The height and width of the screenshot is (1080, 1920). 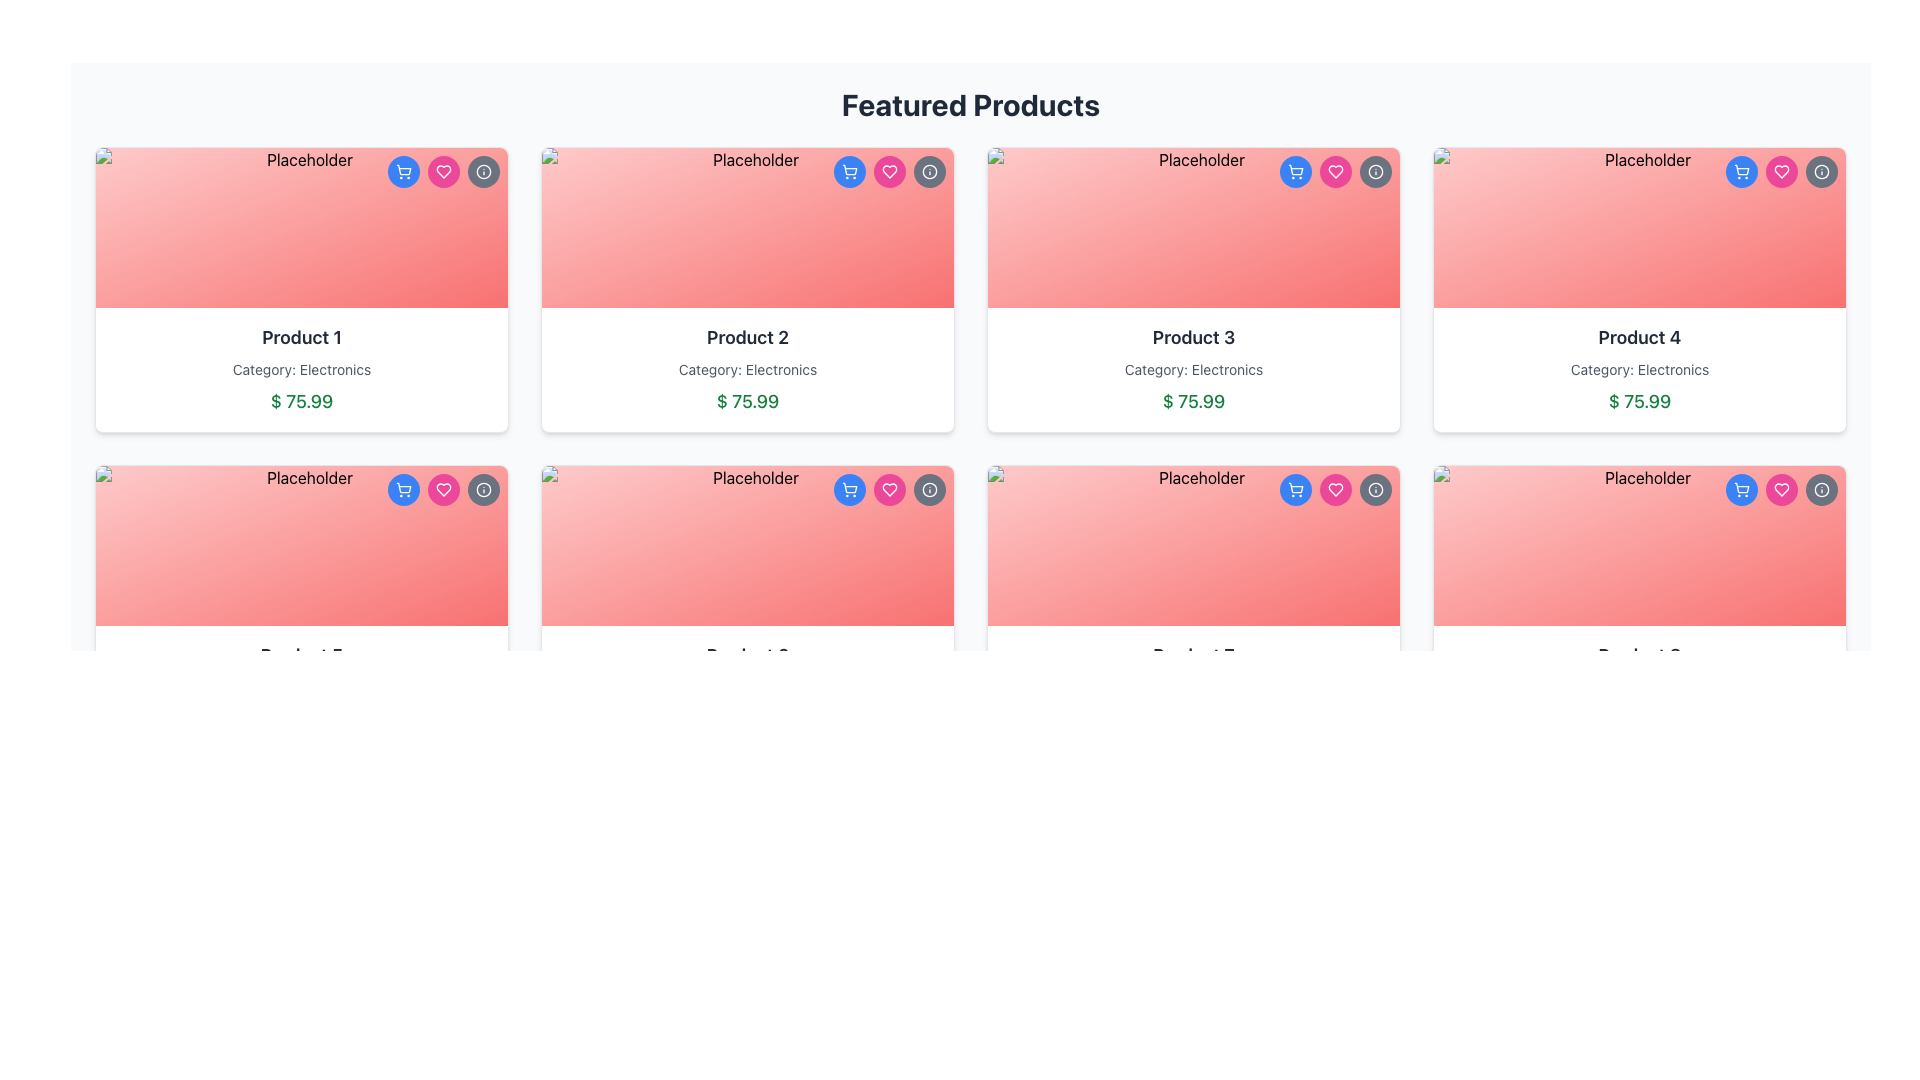 I want to click on the informational icon button located as the fourth button in the row of action icons on the top-right corner of the 'Product 1' card, so click(x=484, y=171).